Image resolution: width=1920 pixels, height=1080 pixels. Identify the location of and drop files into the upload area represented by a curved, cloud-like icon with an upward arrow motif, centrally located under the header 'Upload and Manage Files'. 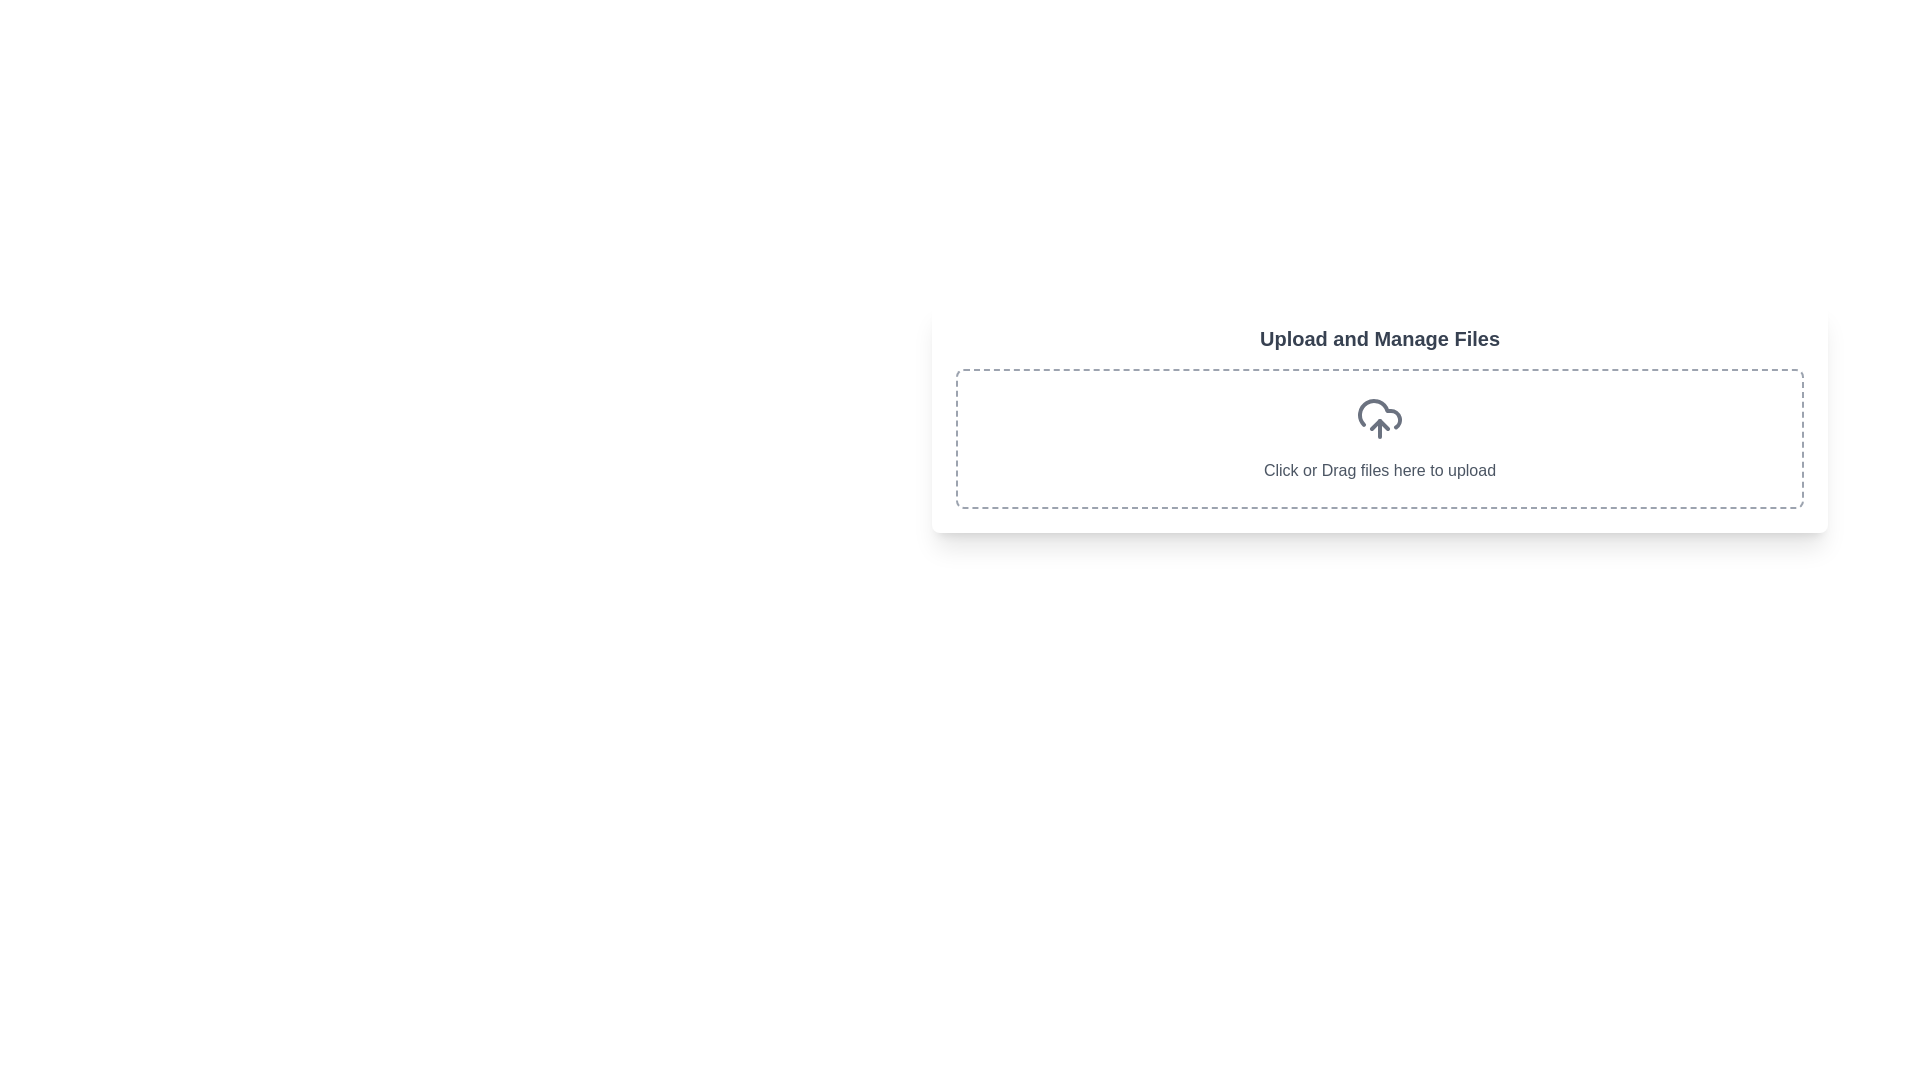
(1379, 413).